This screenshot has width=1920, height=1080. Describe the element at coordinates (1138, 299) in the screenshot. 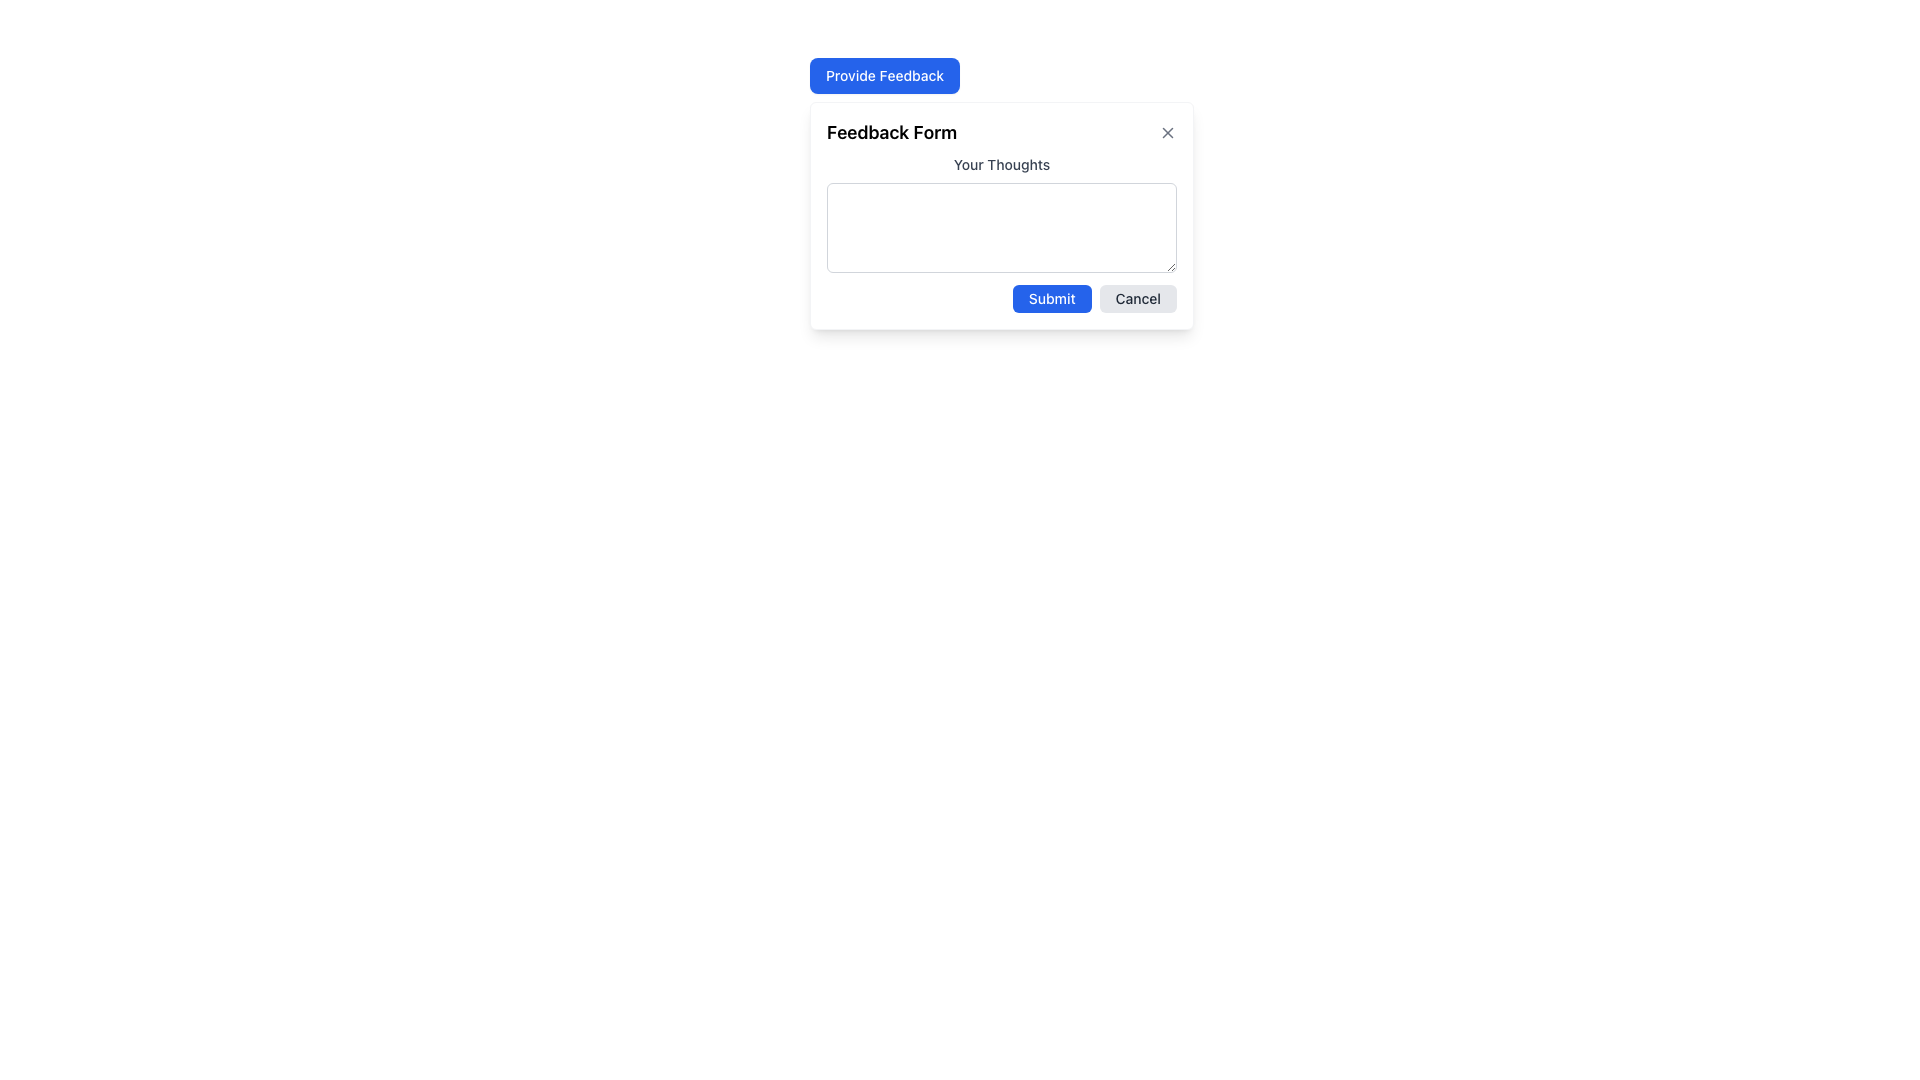

I see `the 'Cancel' button, which is a rectangular button with a light gray background and dark gray text, located in the bottom-right corner of the modal dialog interface` at that location.